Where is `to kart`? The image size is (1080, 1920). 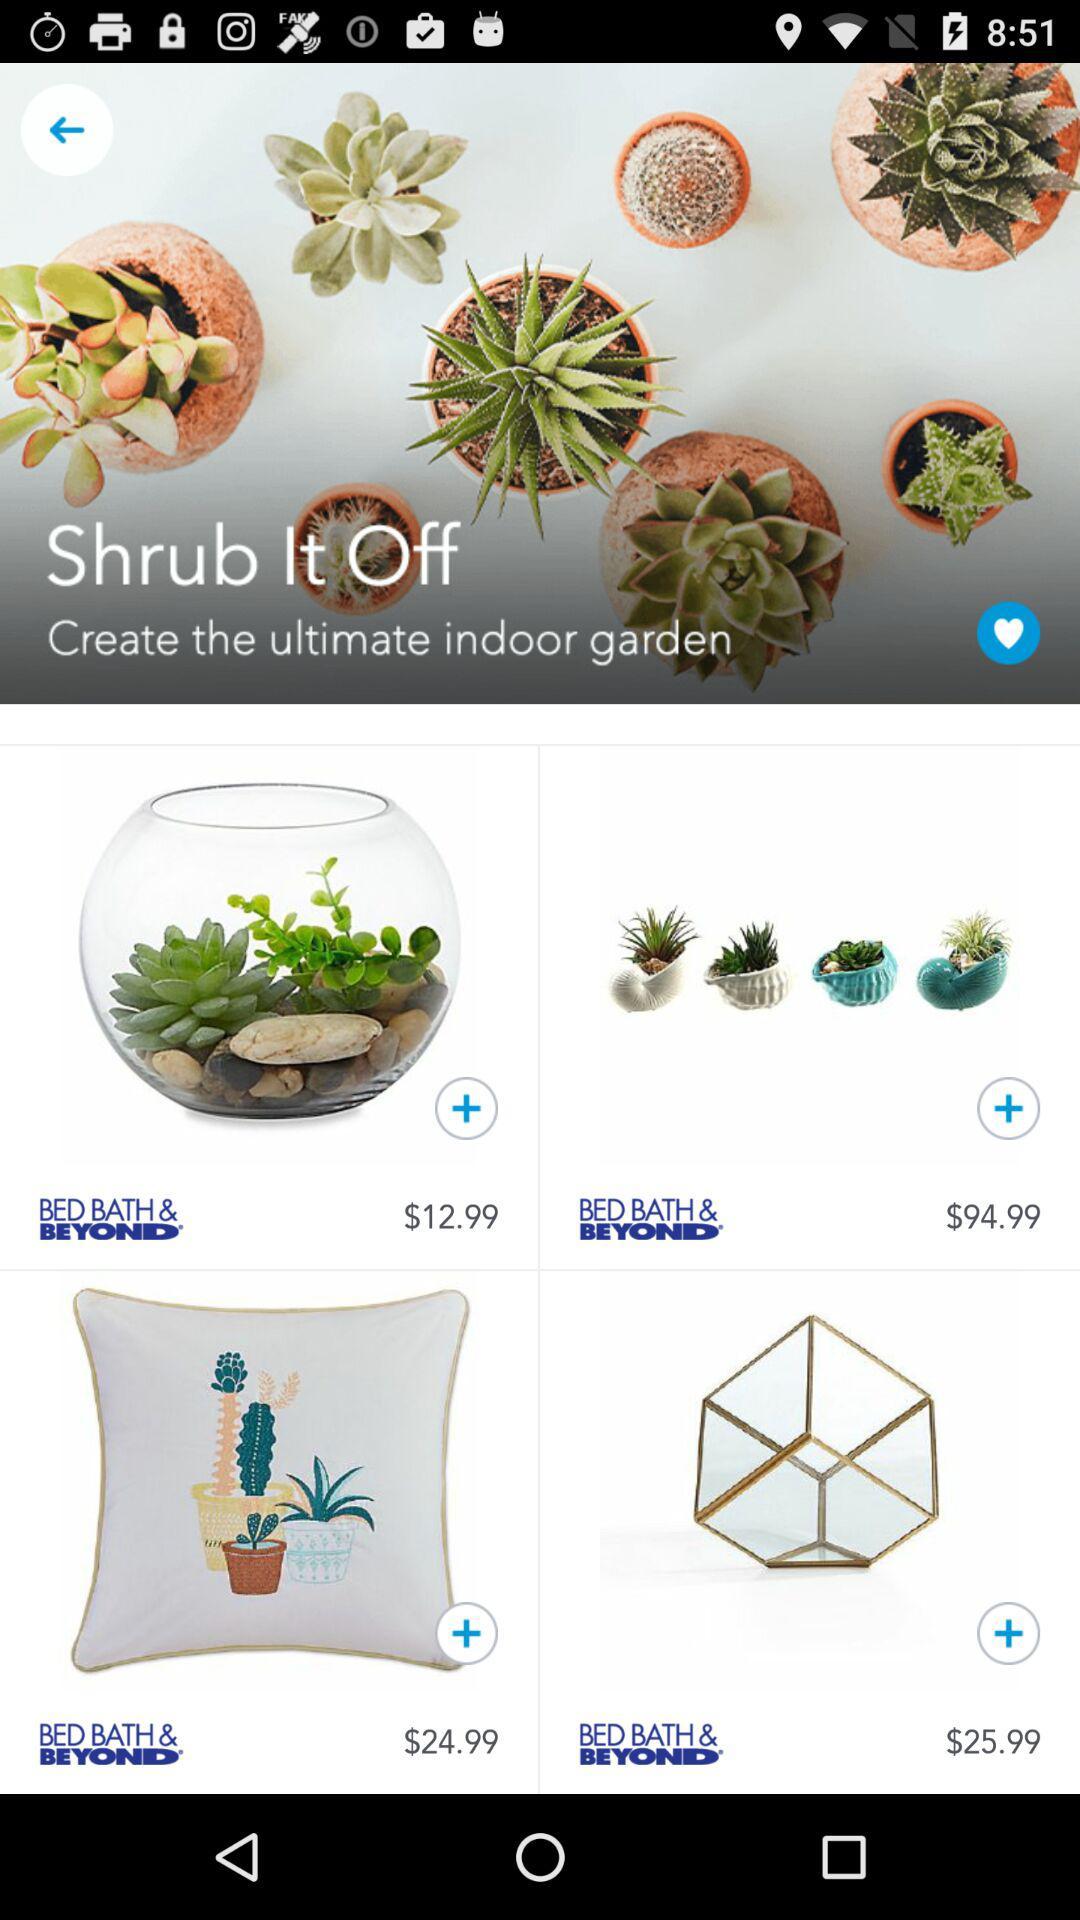 to kart is located at coordinates (466, 1107).